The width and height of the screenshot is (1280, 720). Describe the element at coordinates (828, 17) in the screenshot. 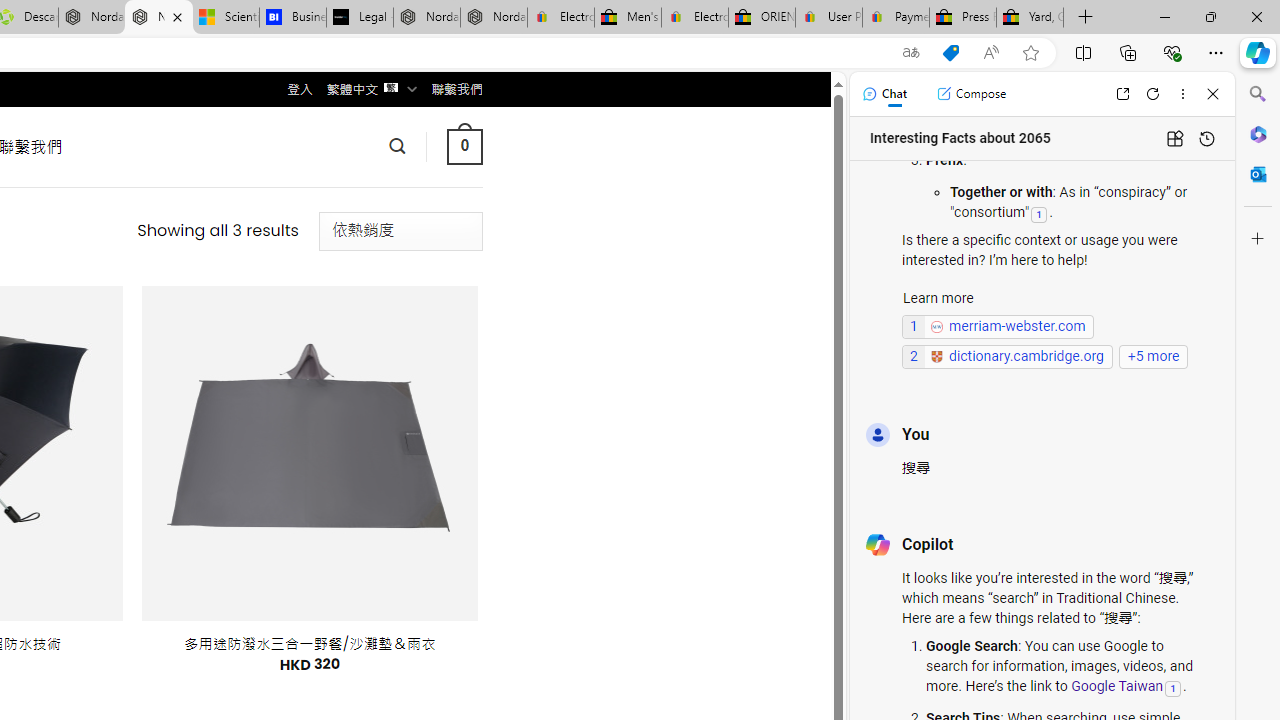

I see `'User Privacy Notice | eBay'` at that location.